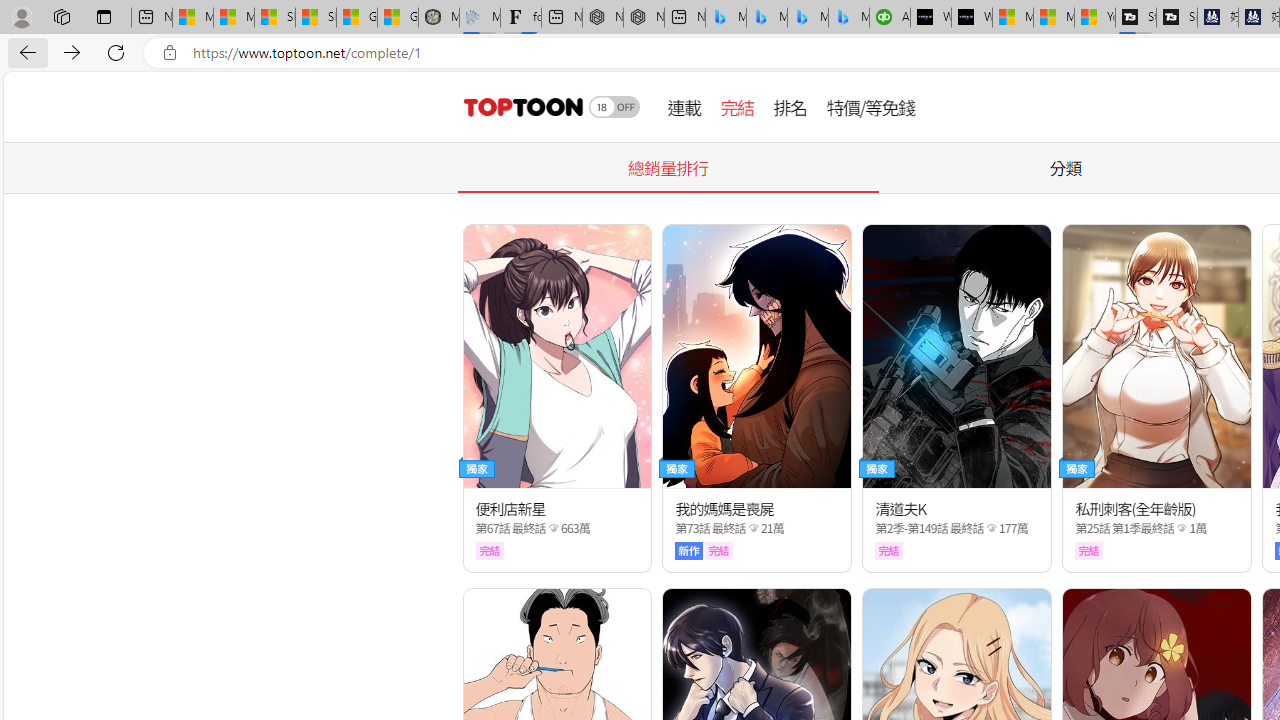  Describe the element at coordinates (438, 17) in the screenshot. I see `'Manatee Mortality Statistics | FWC'` at that location.